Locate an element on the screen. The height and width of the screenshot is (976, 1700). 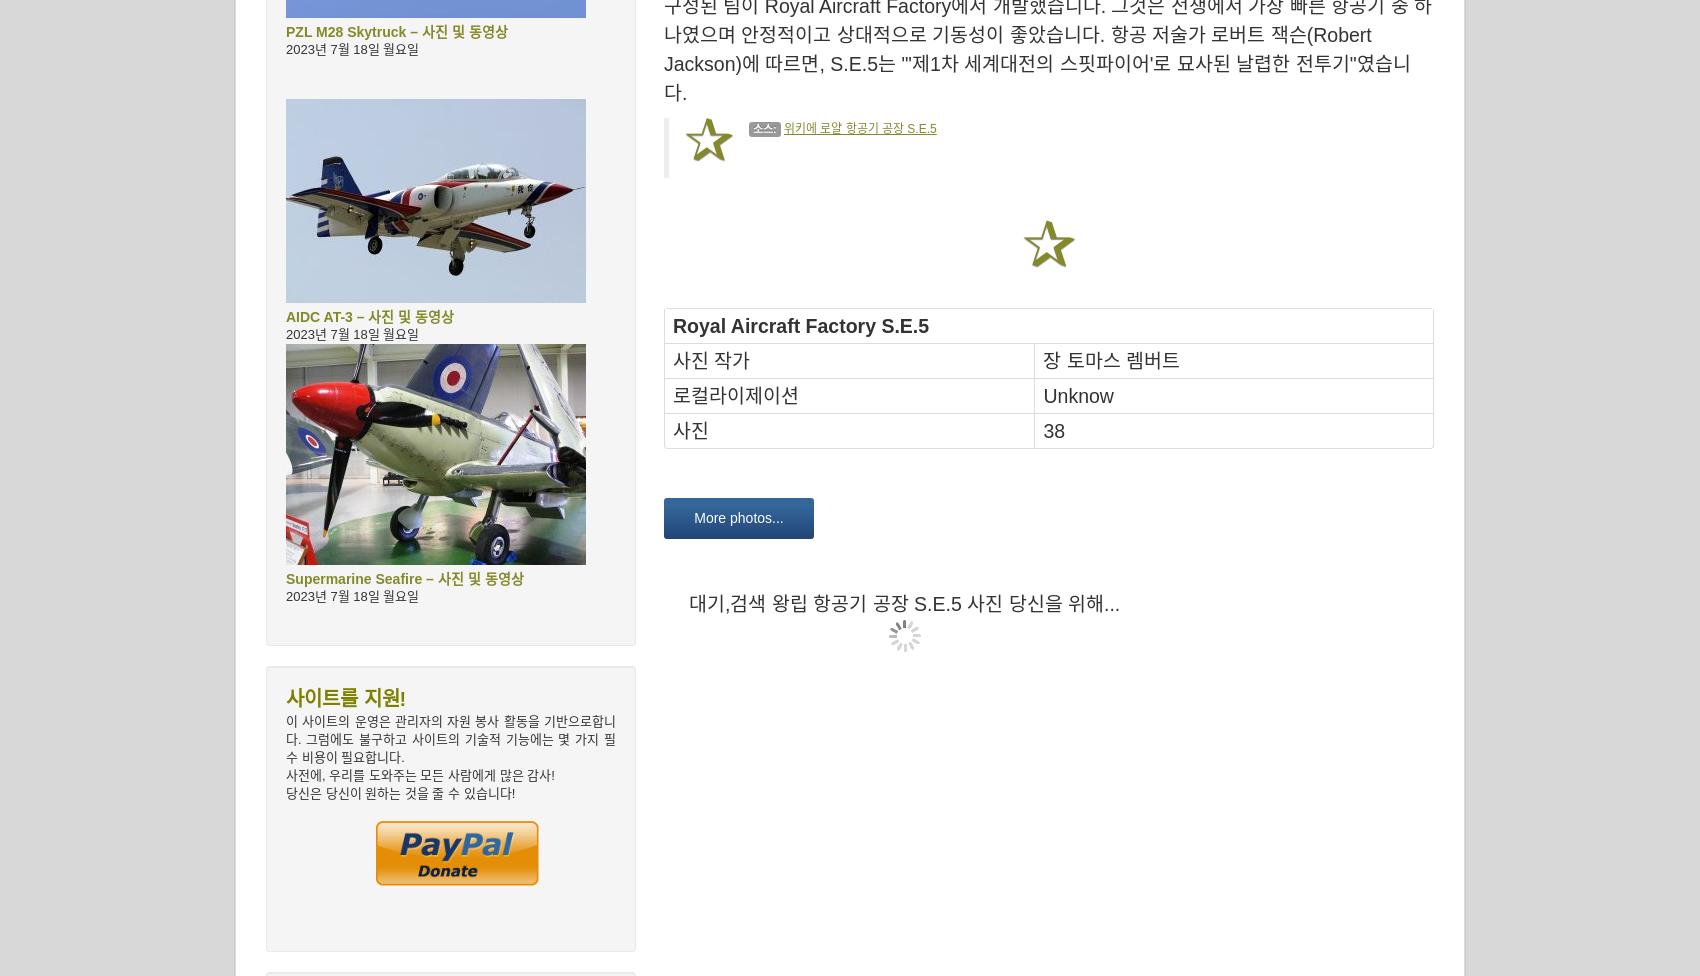
'PZL M28 Skytruck – 사진 및 동영상' is located at coordinates (395, 32).